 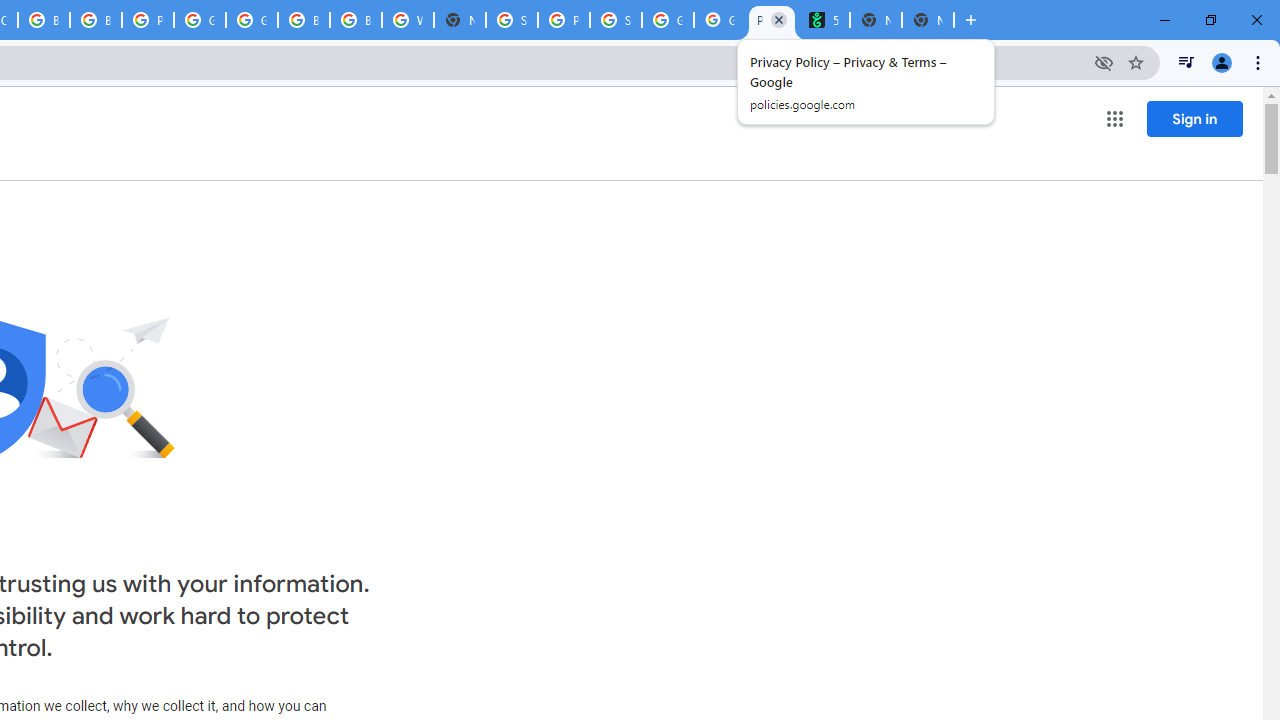 I want to click on 'Sign in - Google Accounts', so click(x=512, y=20).